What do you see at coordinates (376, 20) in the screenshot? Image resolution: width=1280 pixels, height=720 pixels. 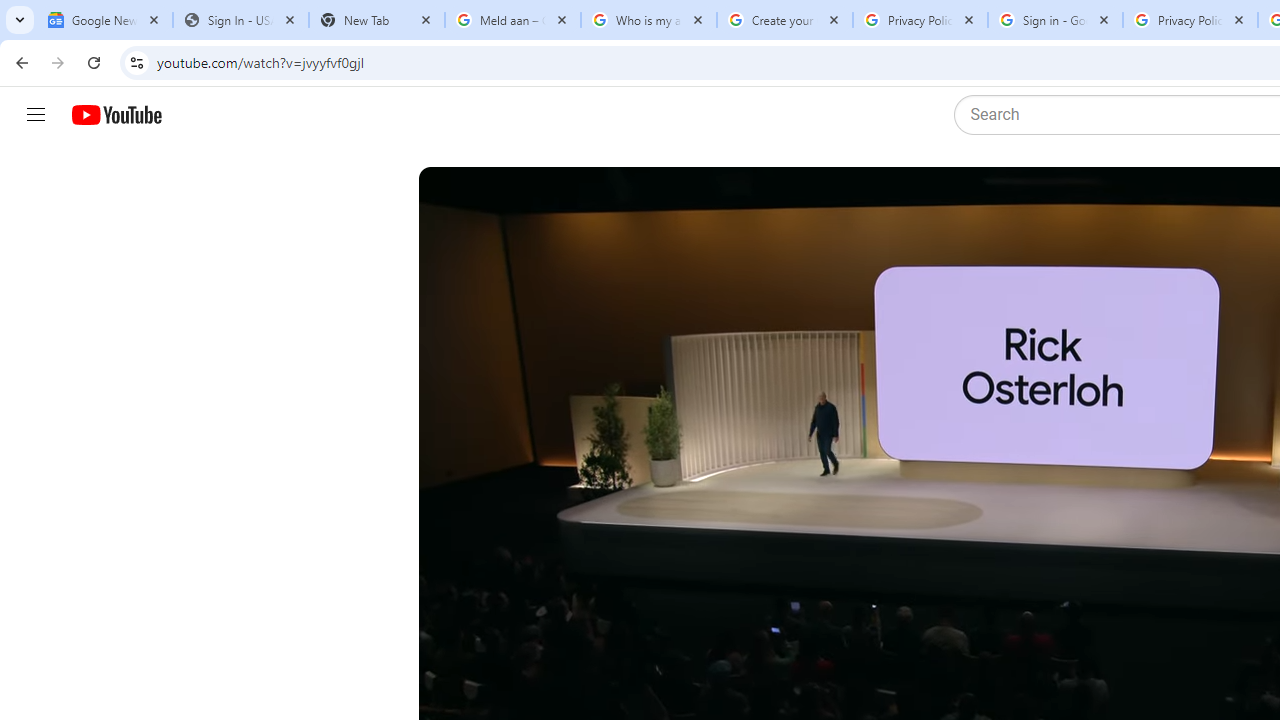 I see `'New Tab'` at bounding box center [376, 20].